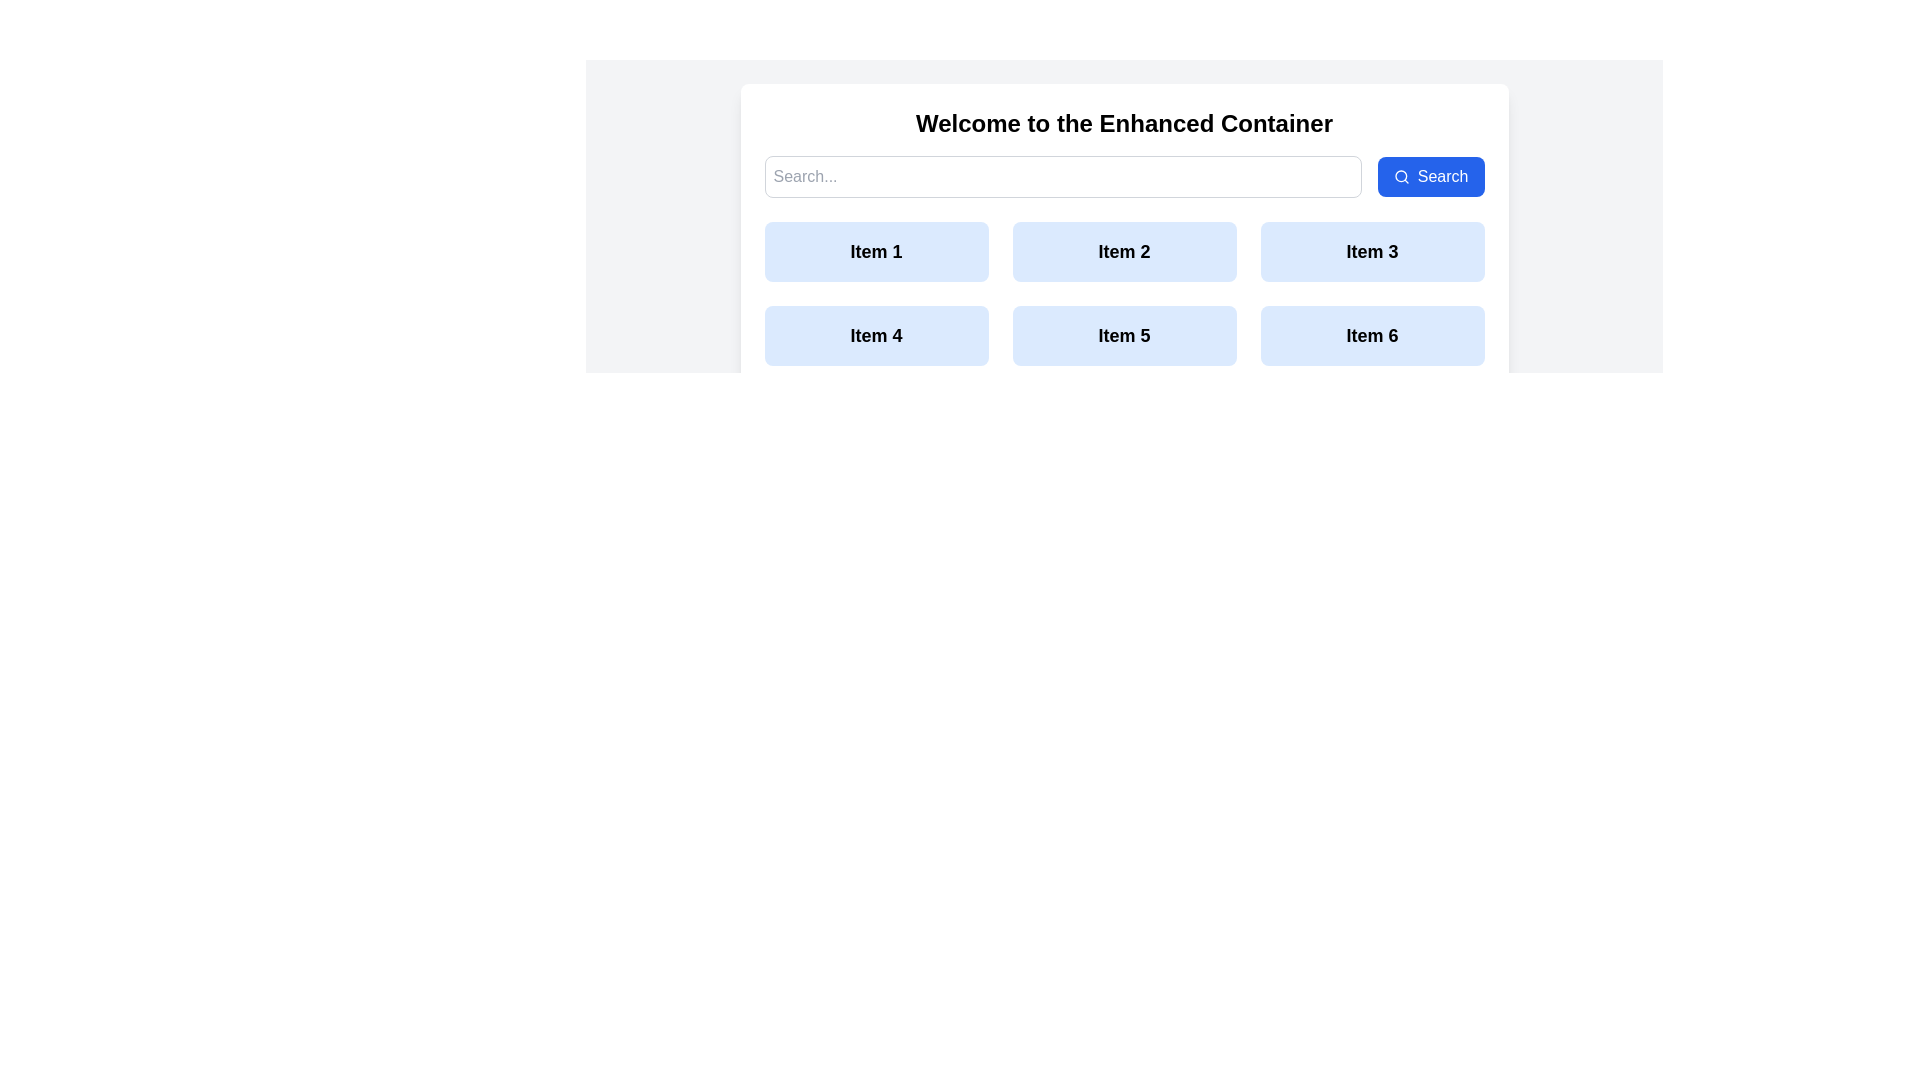 The width and height of the screenshot is (1920, 1080). Describe the element at coordinates (1124, 250) in the screenshot. I see `the rectangular button with a blue background and the text 'Item 2' in bold, located in the first row of a grid layout` at that location.